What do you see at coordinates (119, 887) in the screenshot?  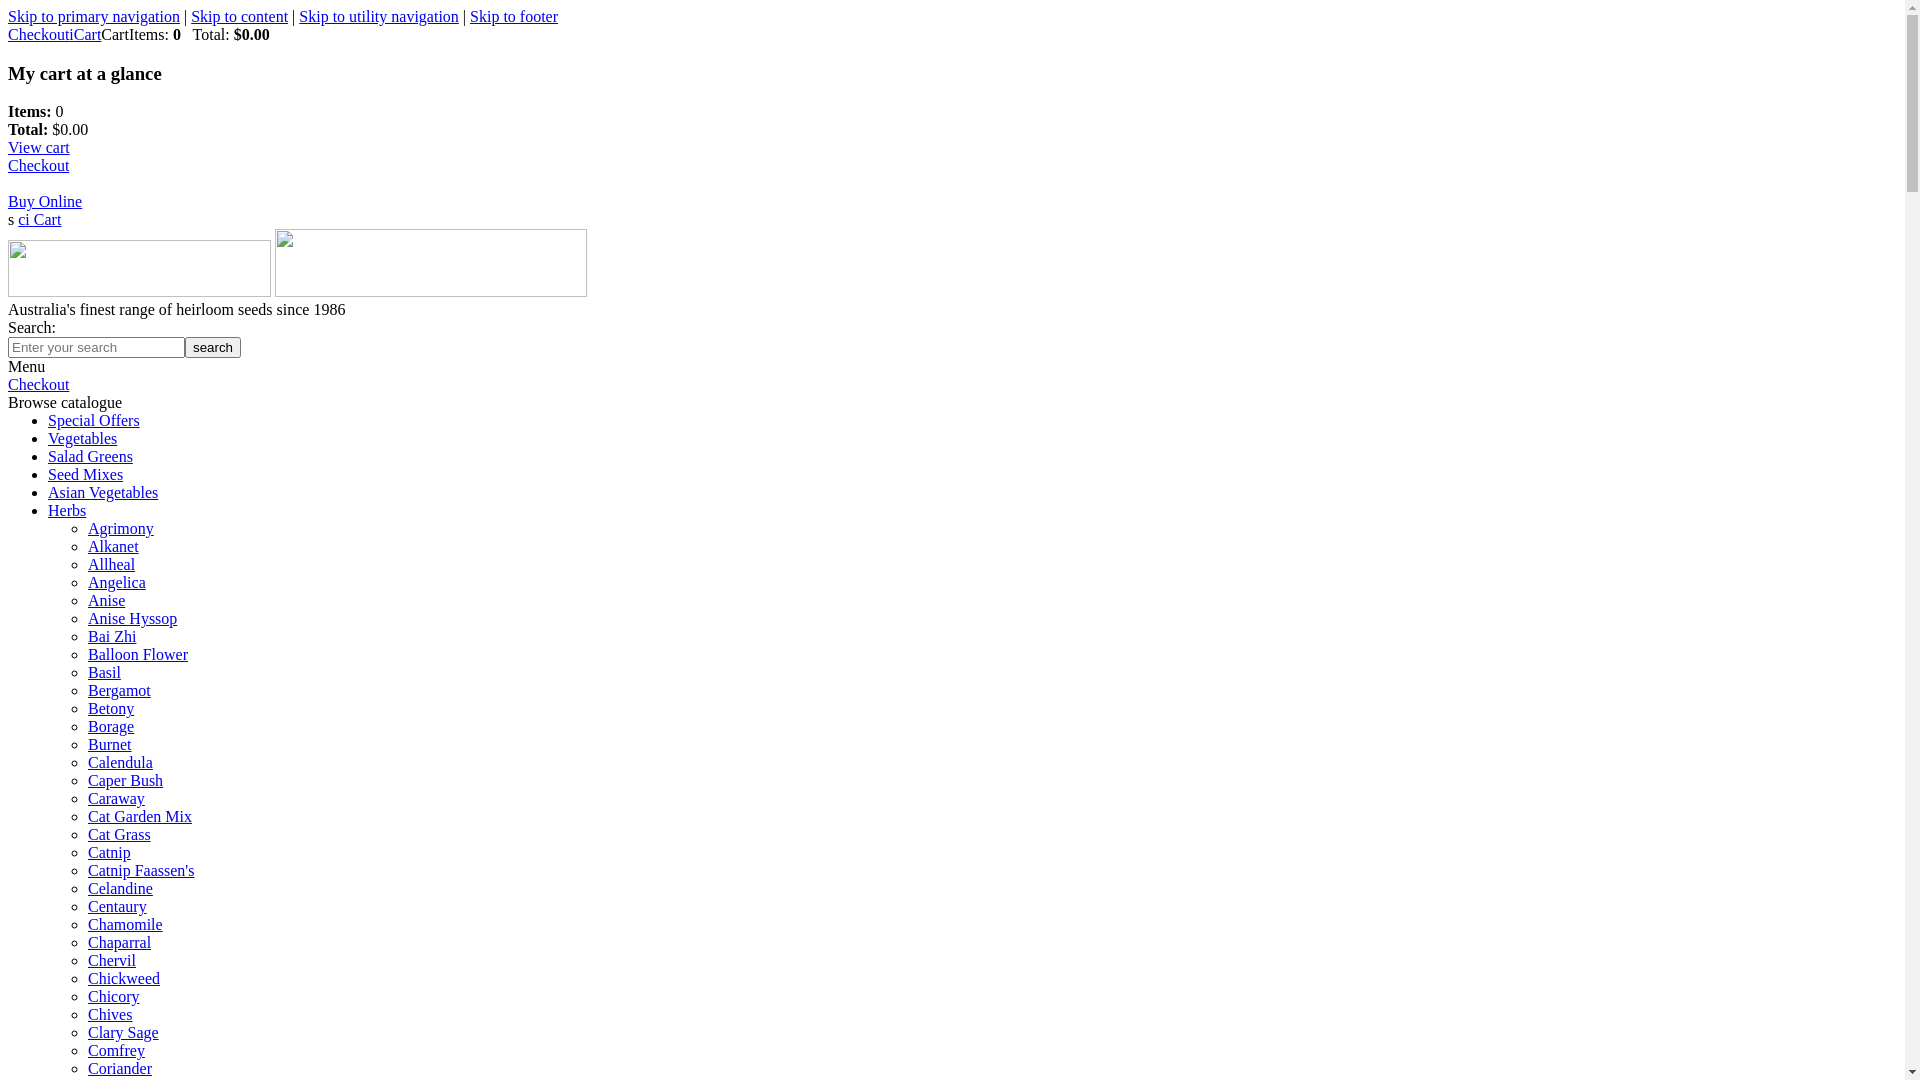 I see `'Celandine'` at bounding box center [119, 887].